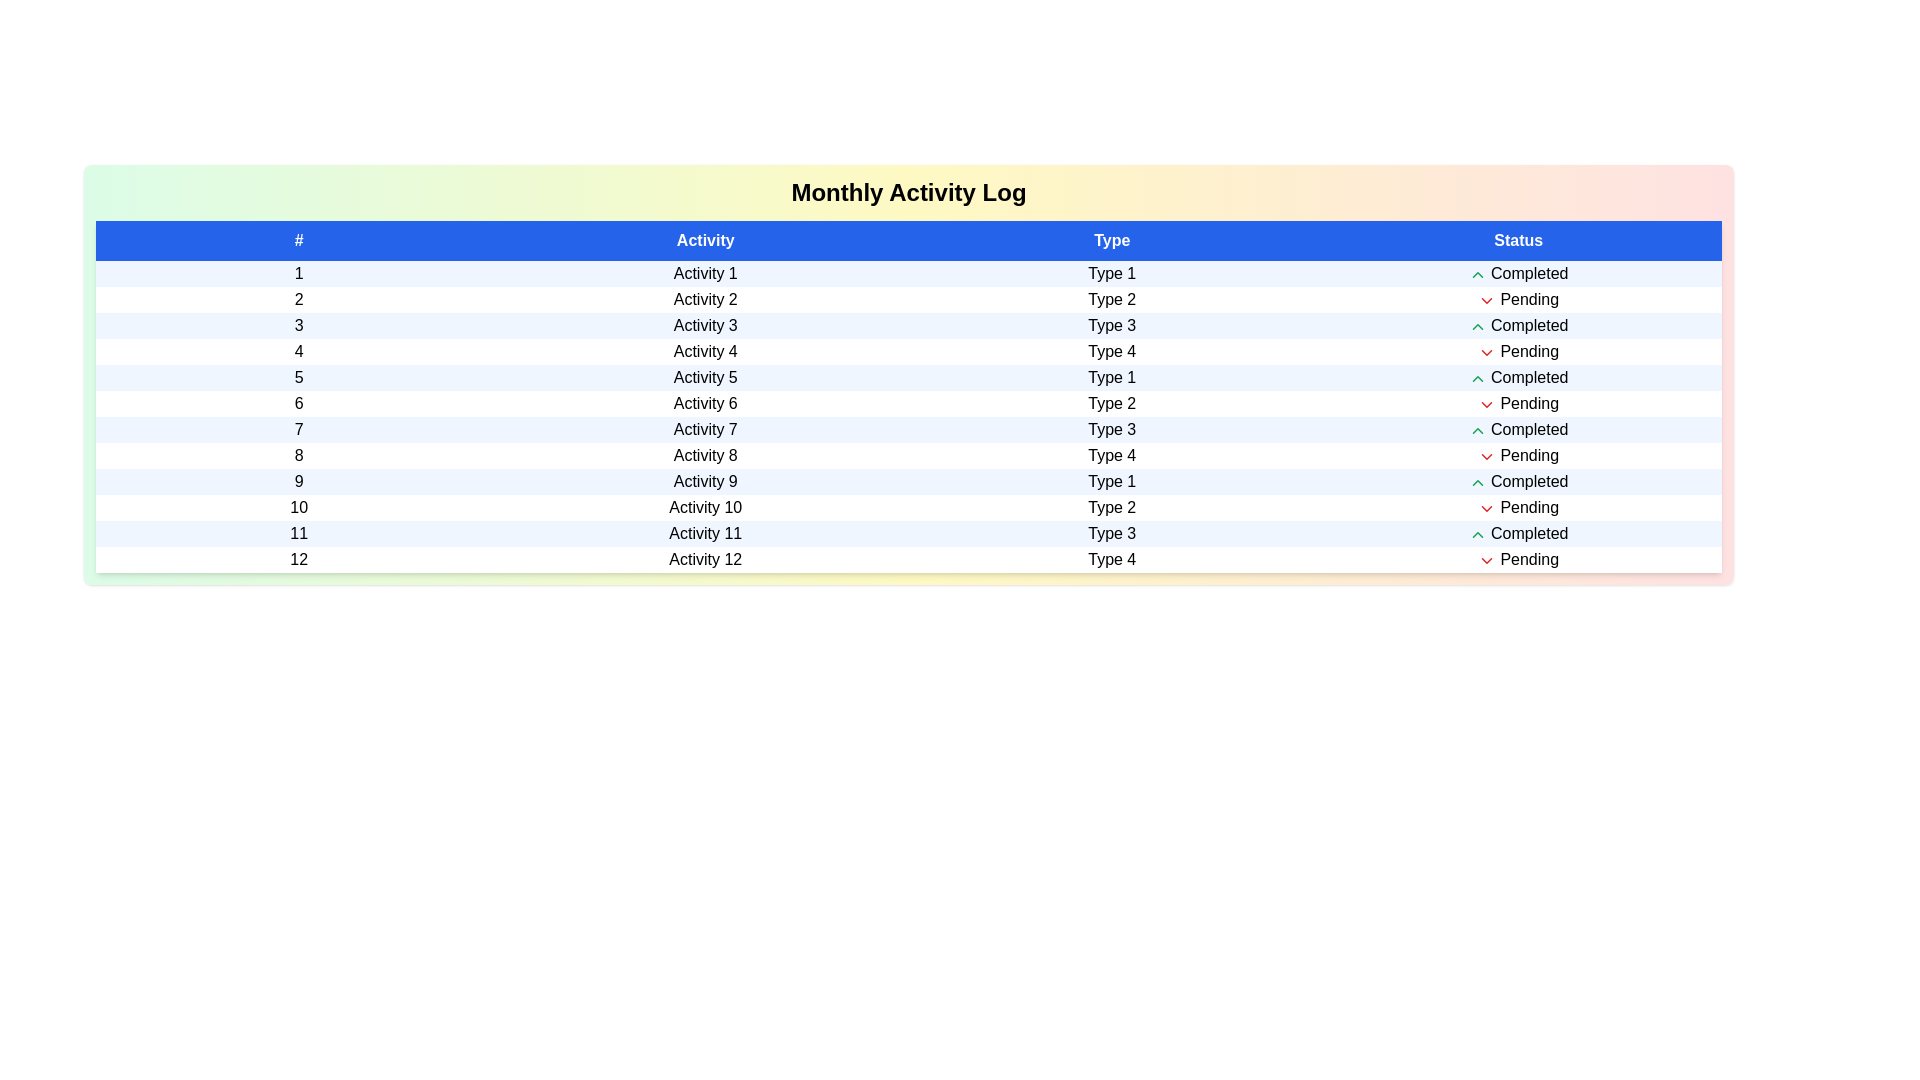 This screenshot has height=1080, width=1920. I want to click on the row corresponding to the activity with status Pending, so click(1487, 300).